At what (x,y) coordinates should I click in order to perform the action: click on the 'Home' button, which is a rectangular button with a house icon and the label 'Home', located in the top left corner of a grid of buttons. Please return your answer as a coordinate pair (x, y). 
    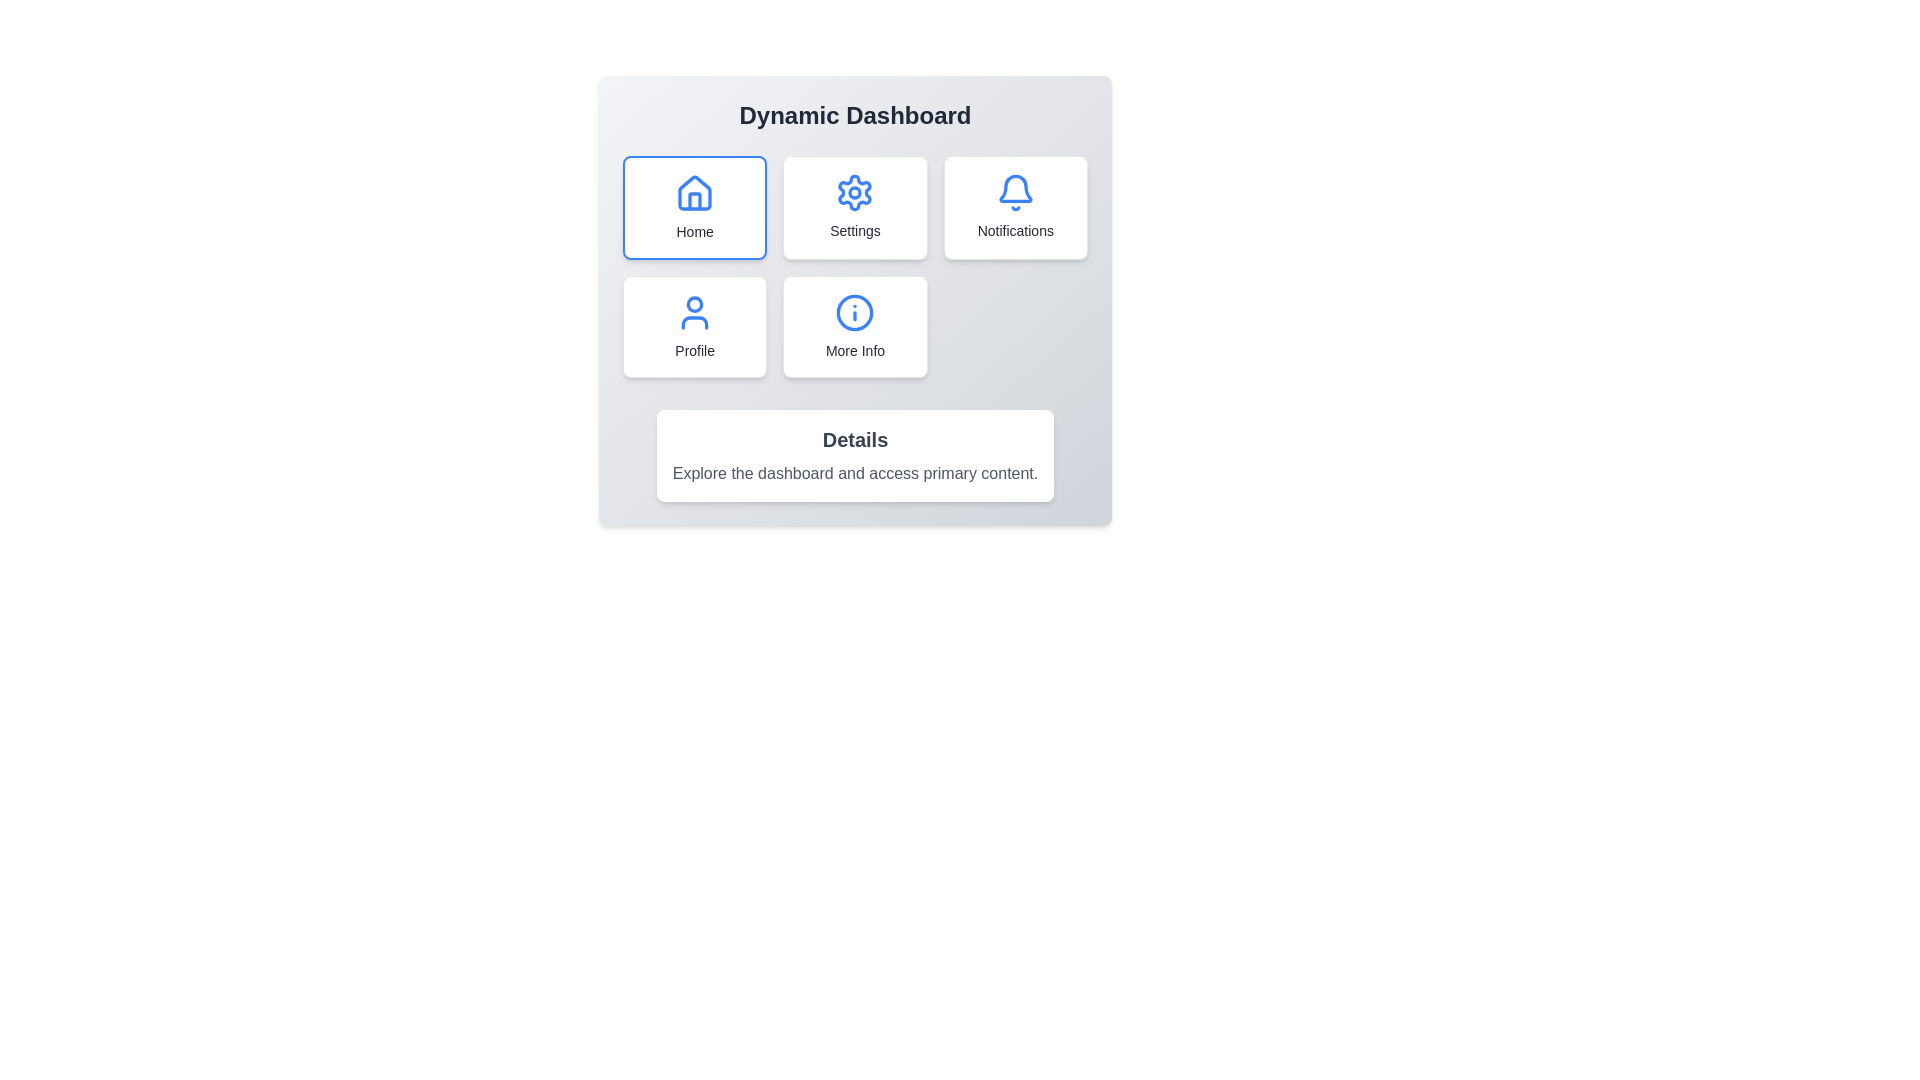
    Looking at the image, I should click on (695, 208).